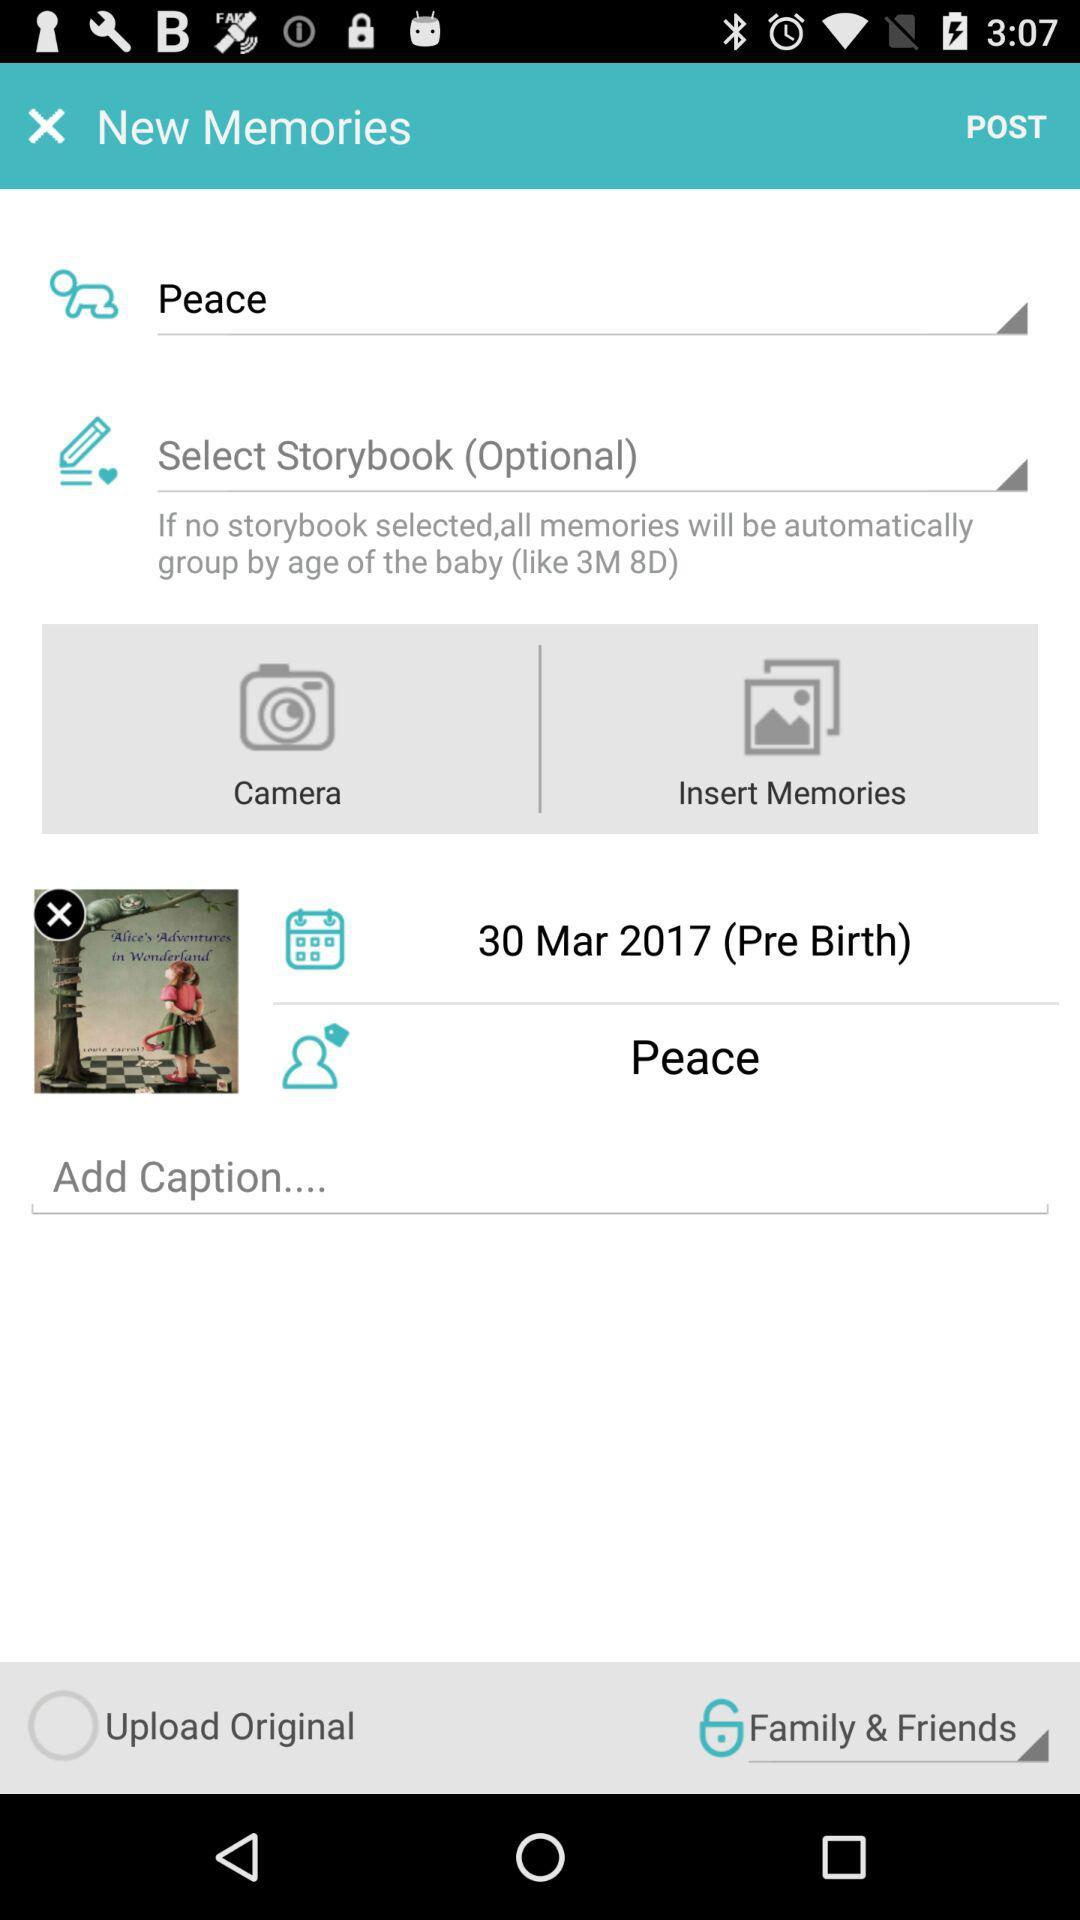  I want to click on storybook optional, so click(591, 454).